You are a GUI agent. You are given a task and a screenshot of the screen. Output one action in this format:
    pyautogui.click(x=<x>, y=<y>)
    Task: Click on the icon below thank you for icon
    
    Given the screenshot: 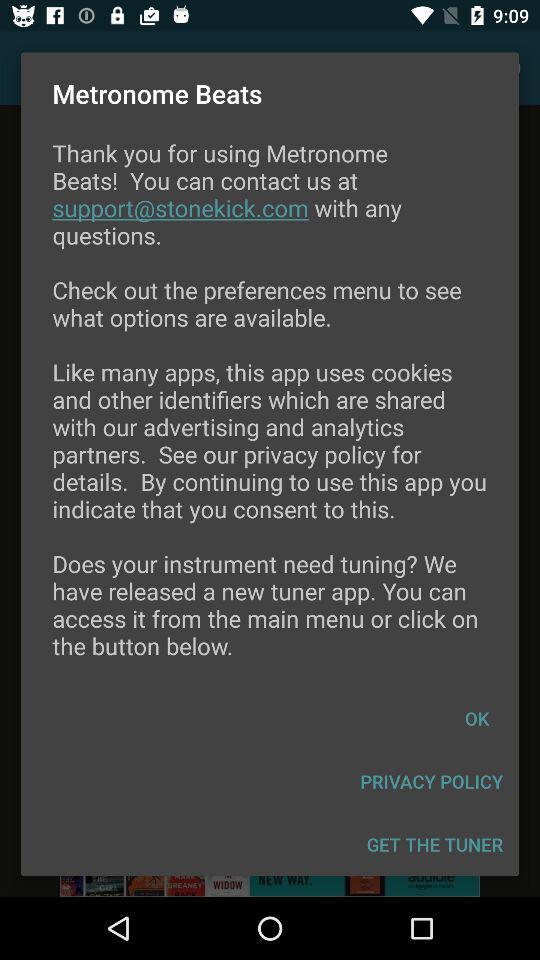 What is the action you would take?
    pyautogui.click(x=475, y=718)
    